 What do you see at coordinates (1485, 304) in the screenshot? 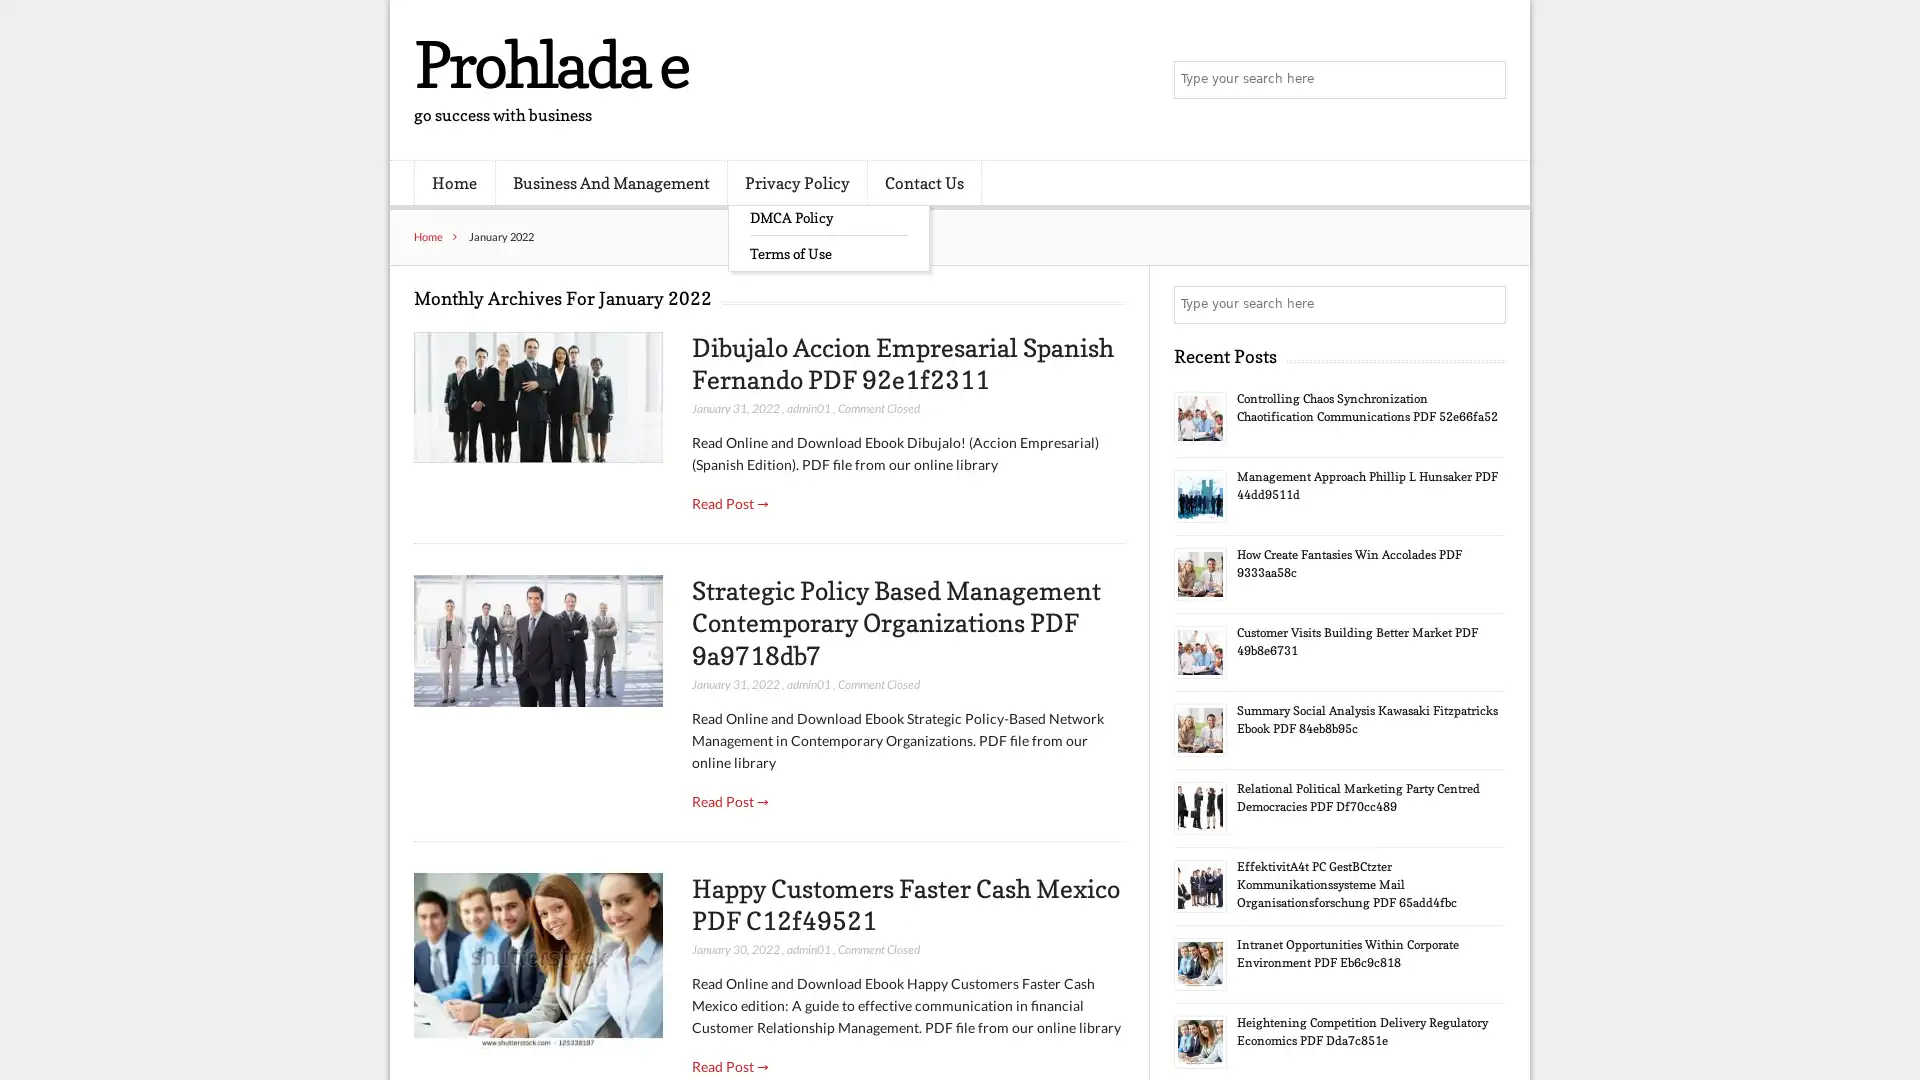
I see `Search` at bounding box center [1485, 304].